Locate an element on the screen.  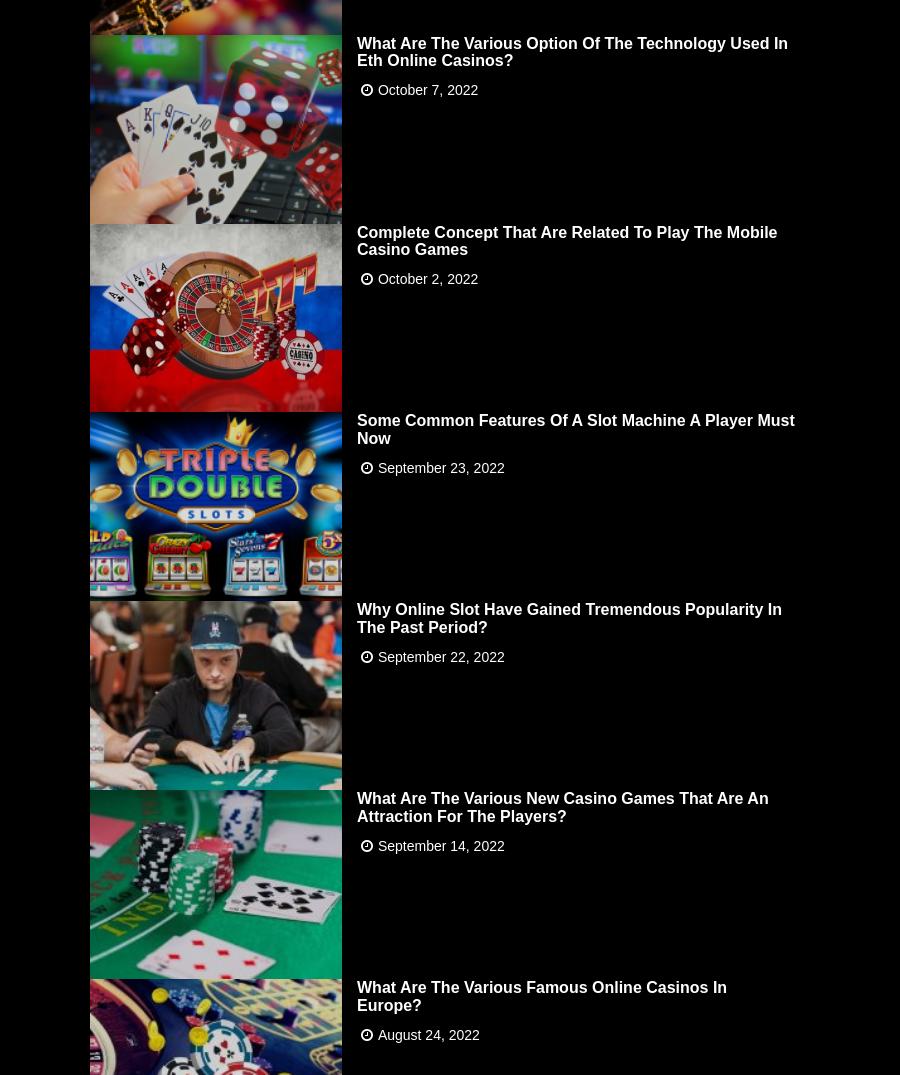
'Some Common Features Of  A Slot Machine A Player Must Now' is located at coordinates (575, 426).